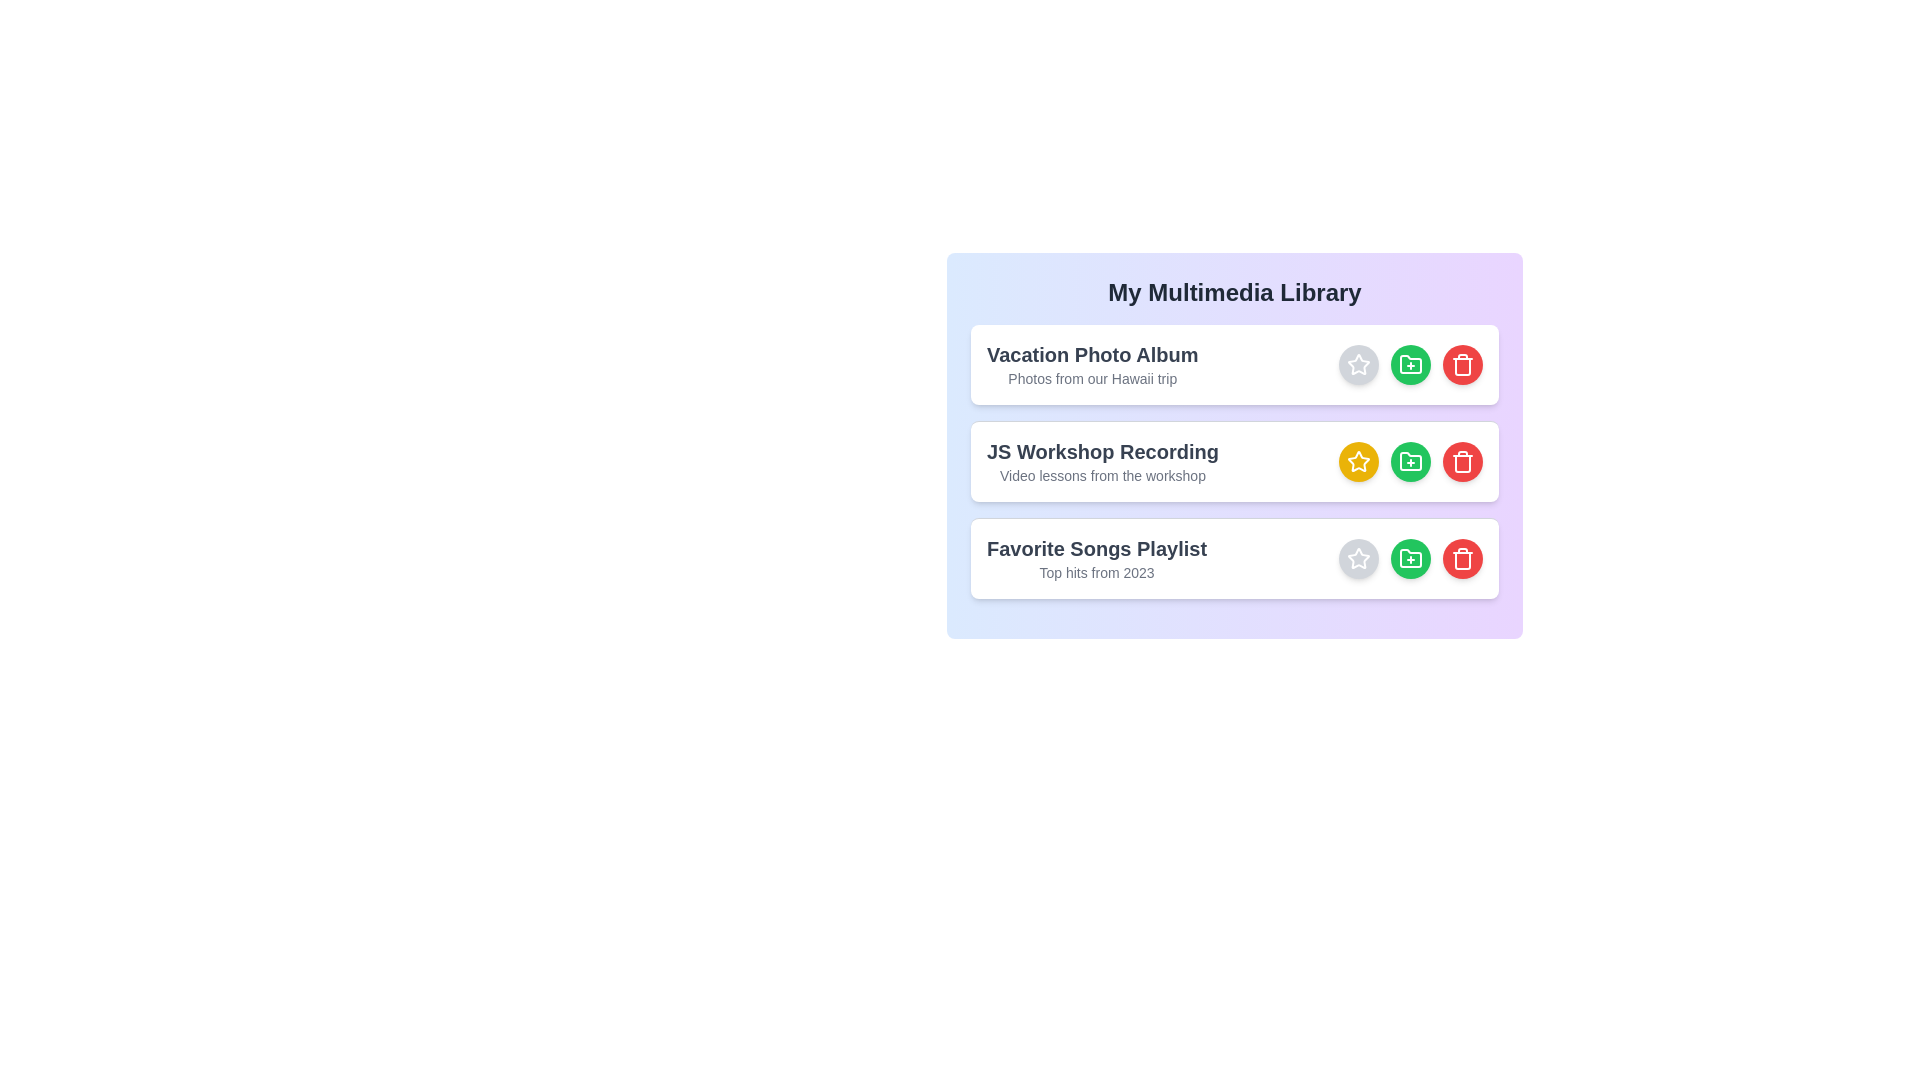 Image resolution: width=1920 pixels, height=1080 pixels. Describe the element at coordinates (1410, 558) in the screenshot. I see `the green folder icon with a white cross symbol, which represents the 'add folder' function, located to the right of the 'Favorite Songs Playlist' row` at that location.